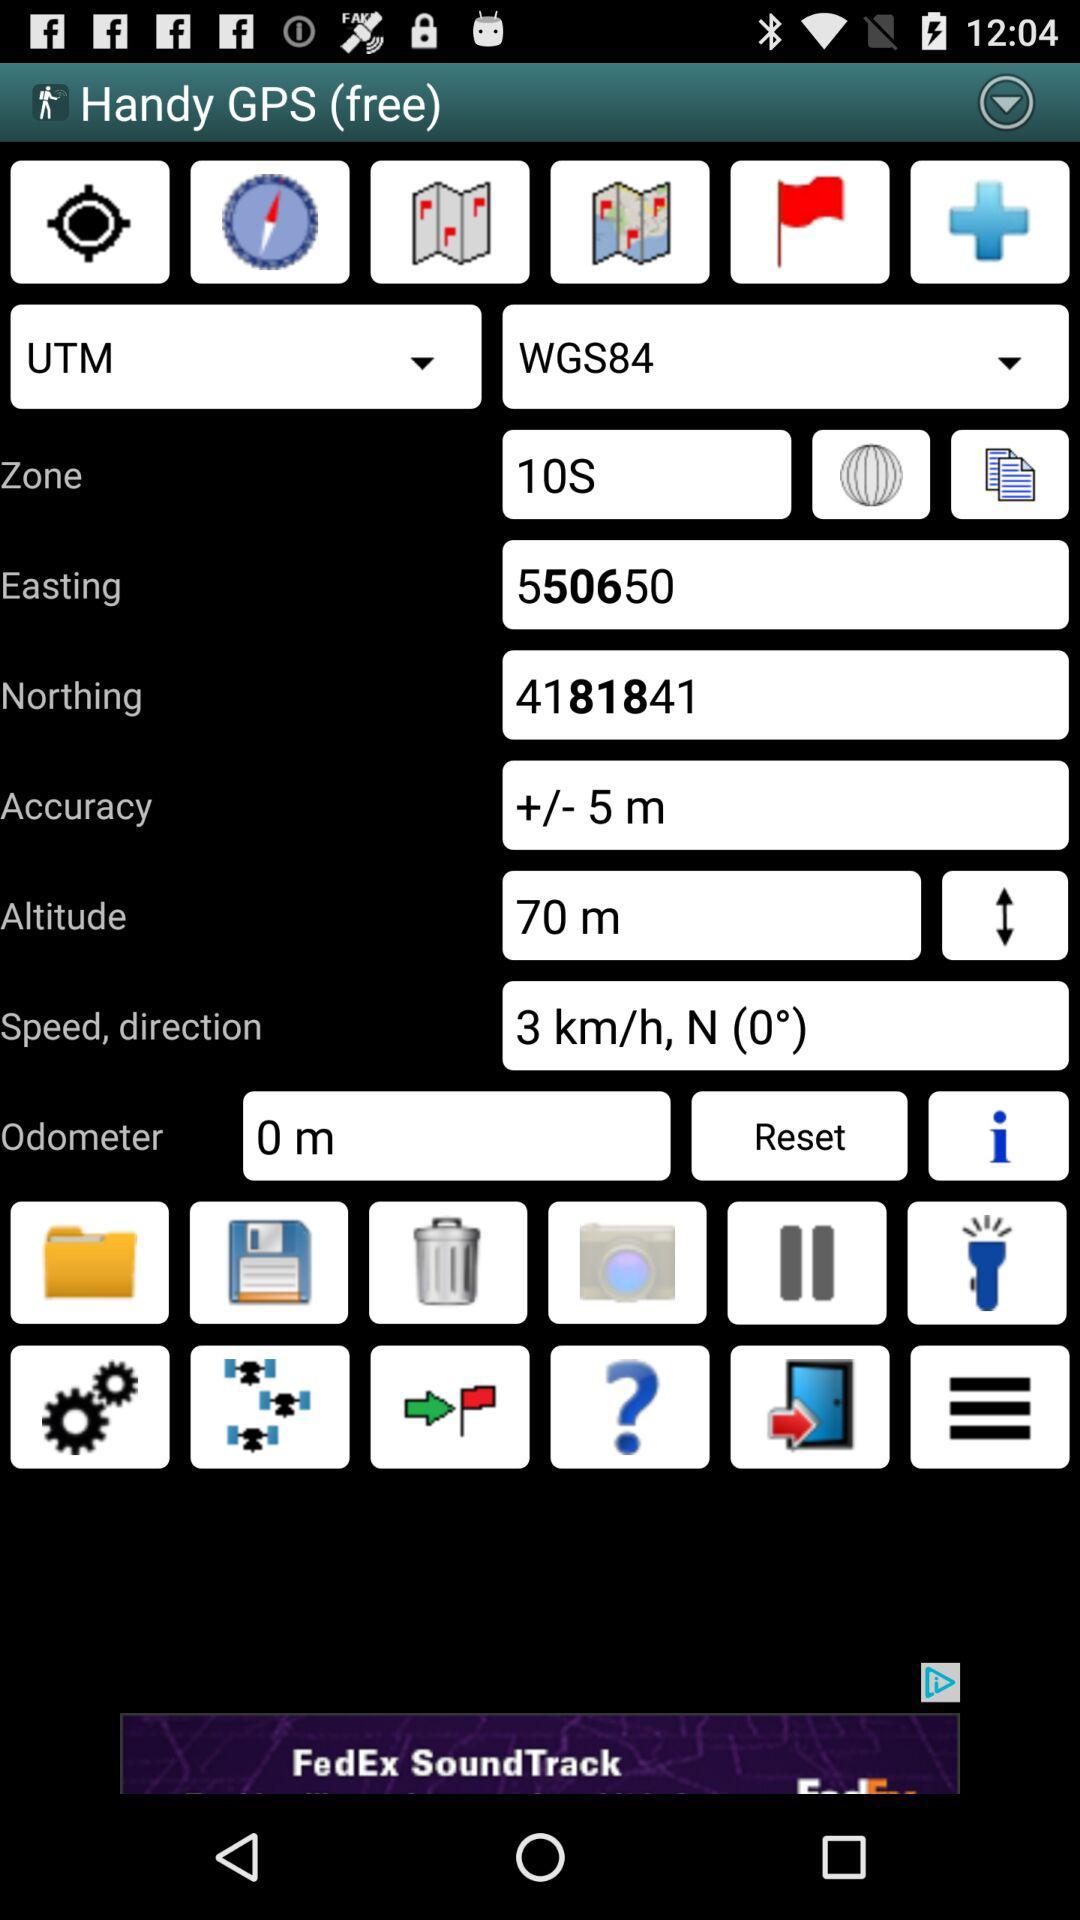  I want to click on get more information, so click(998, 1135).